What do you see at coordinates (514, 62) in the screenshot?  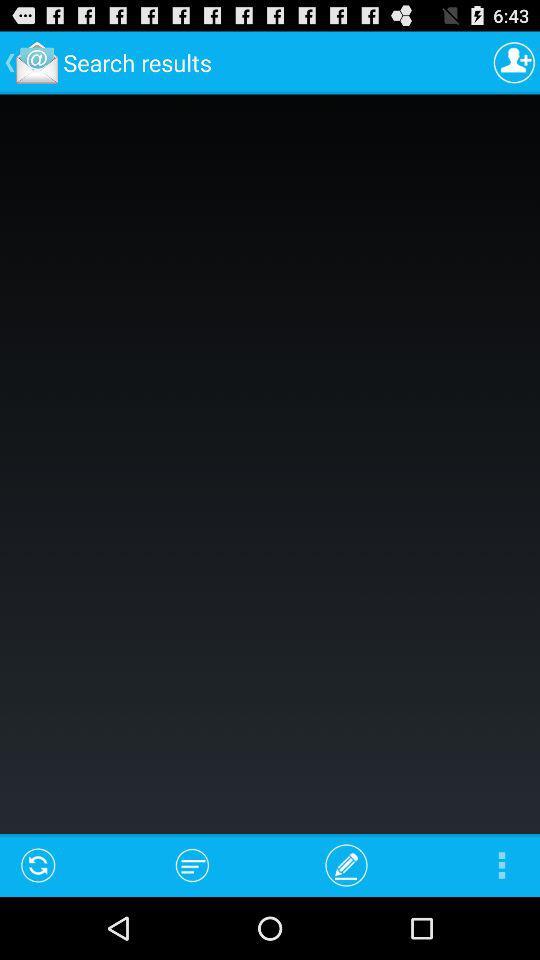 I see `people` at bounding box center [514, 62].